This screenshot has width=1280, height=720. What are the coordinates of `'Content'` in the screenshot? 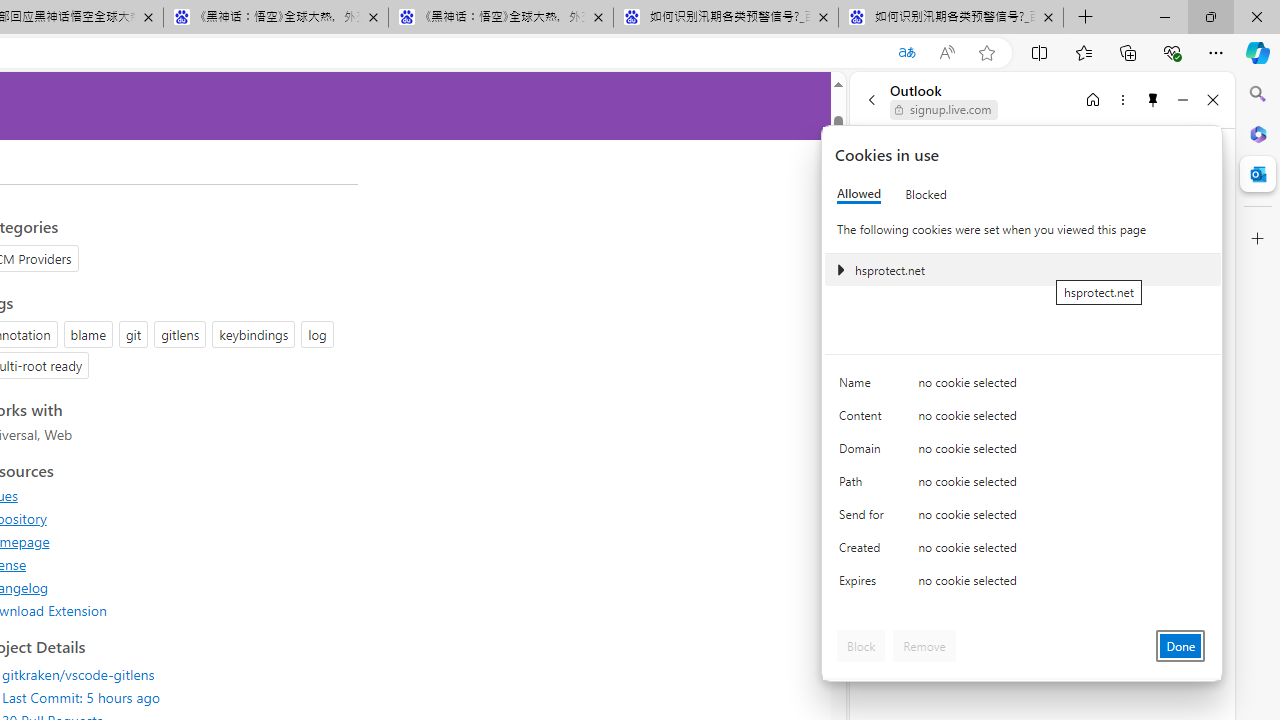 It's located at (865, 419).